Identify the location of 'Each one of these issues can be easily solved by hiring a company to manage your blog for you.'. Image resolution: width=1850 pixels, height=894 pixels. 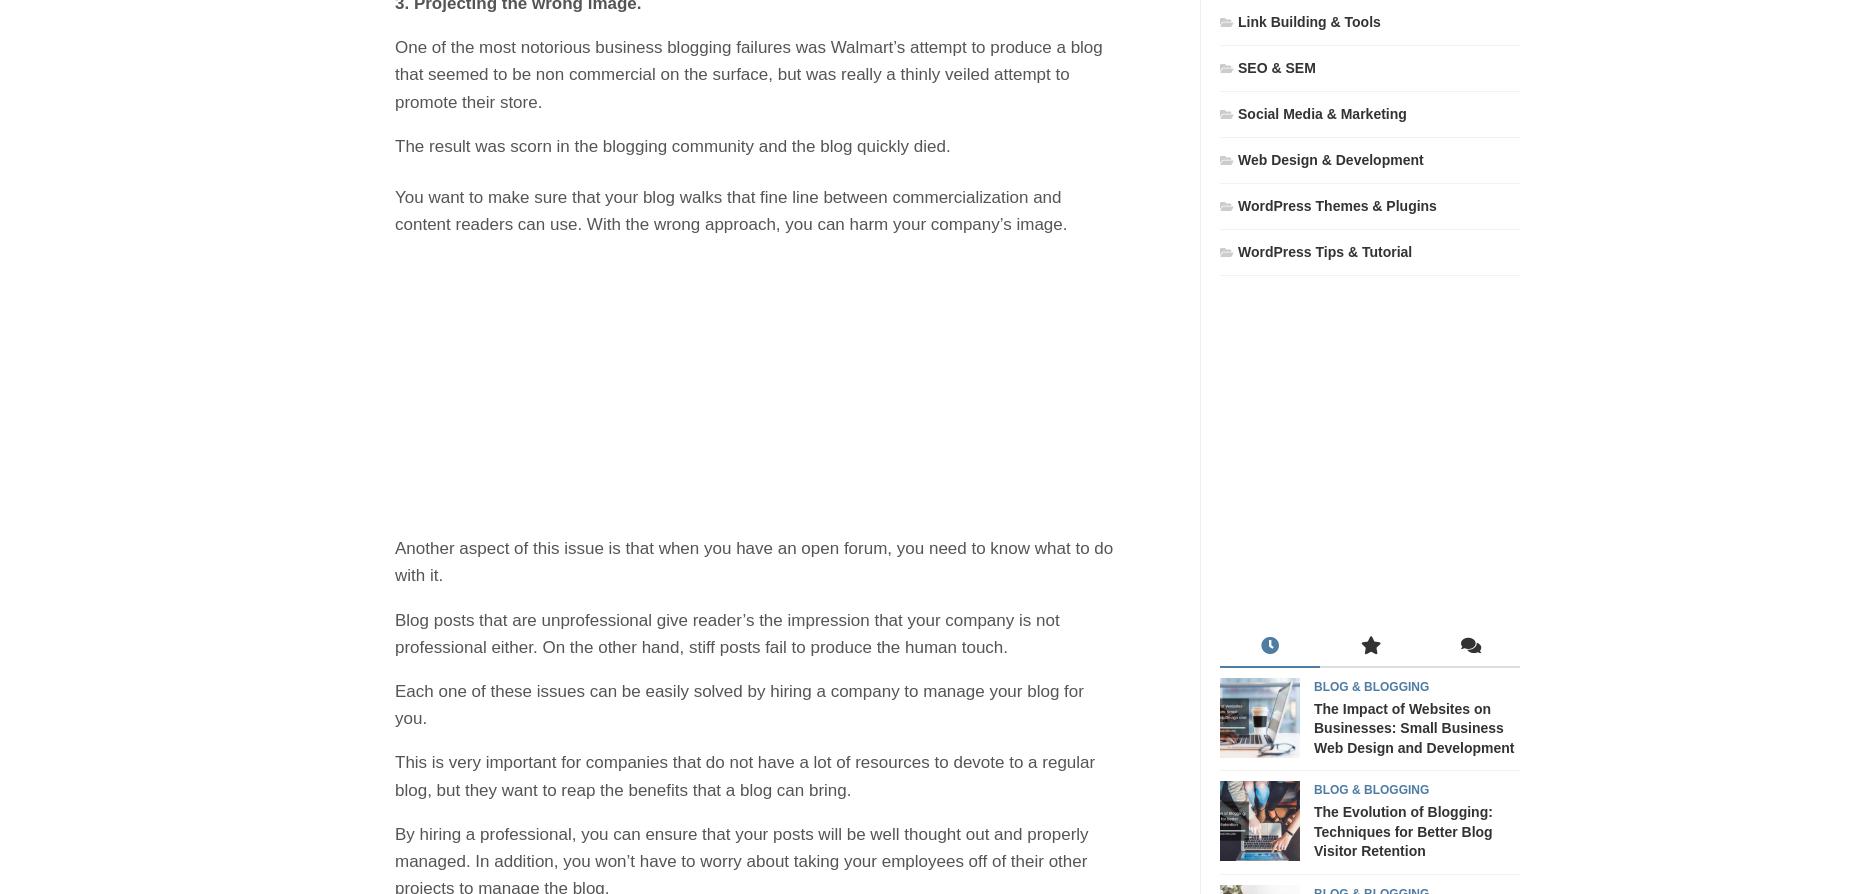
(739, 704).